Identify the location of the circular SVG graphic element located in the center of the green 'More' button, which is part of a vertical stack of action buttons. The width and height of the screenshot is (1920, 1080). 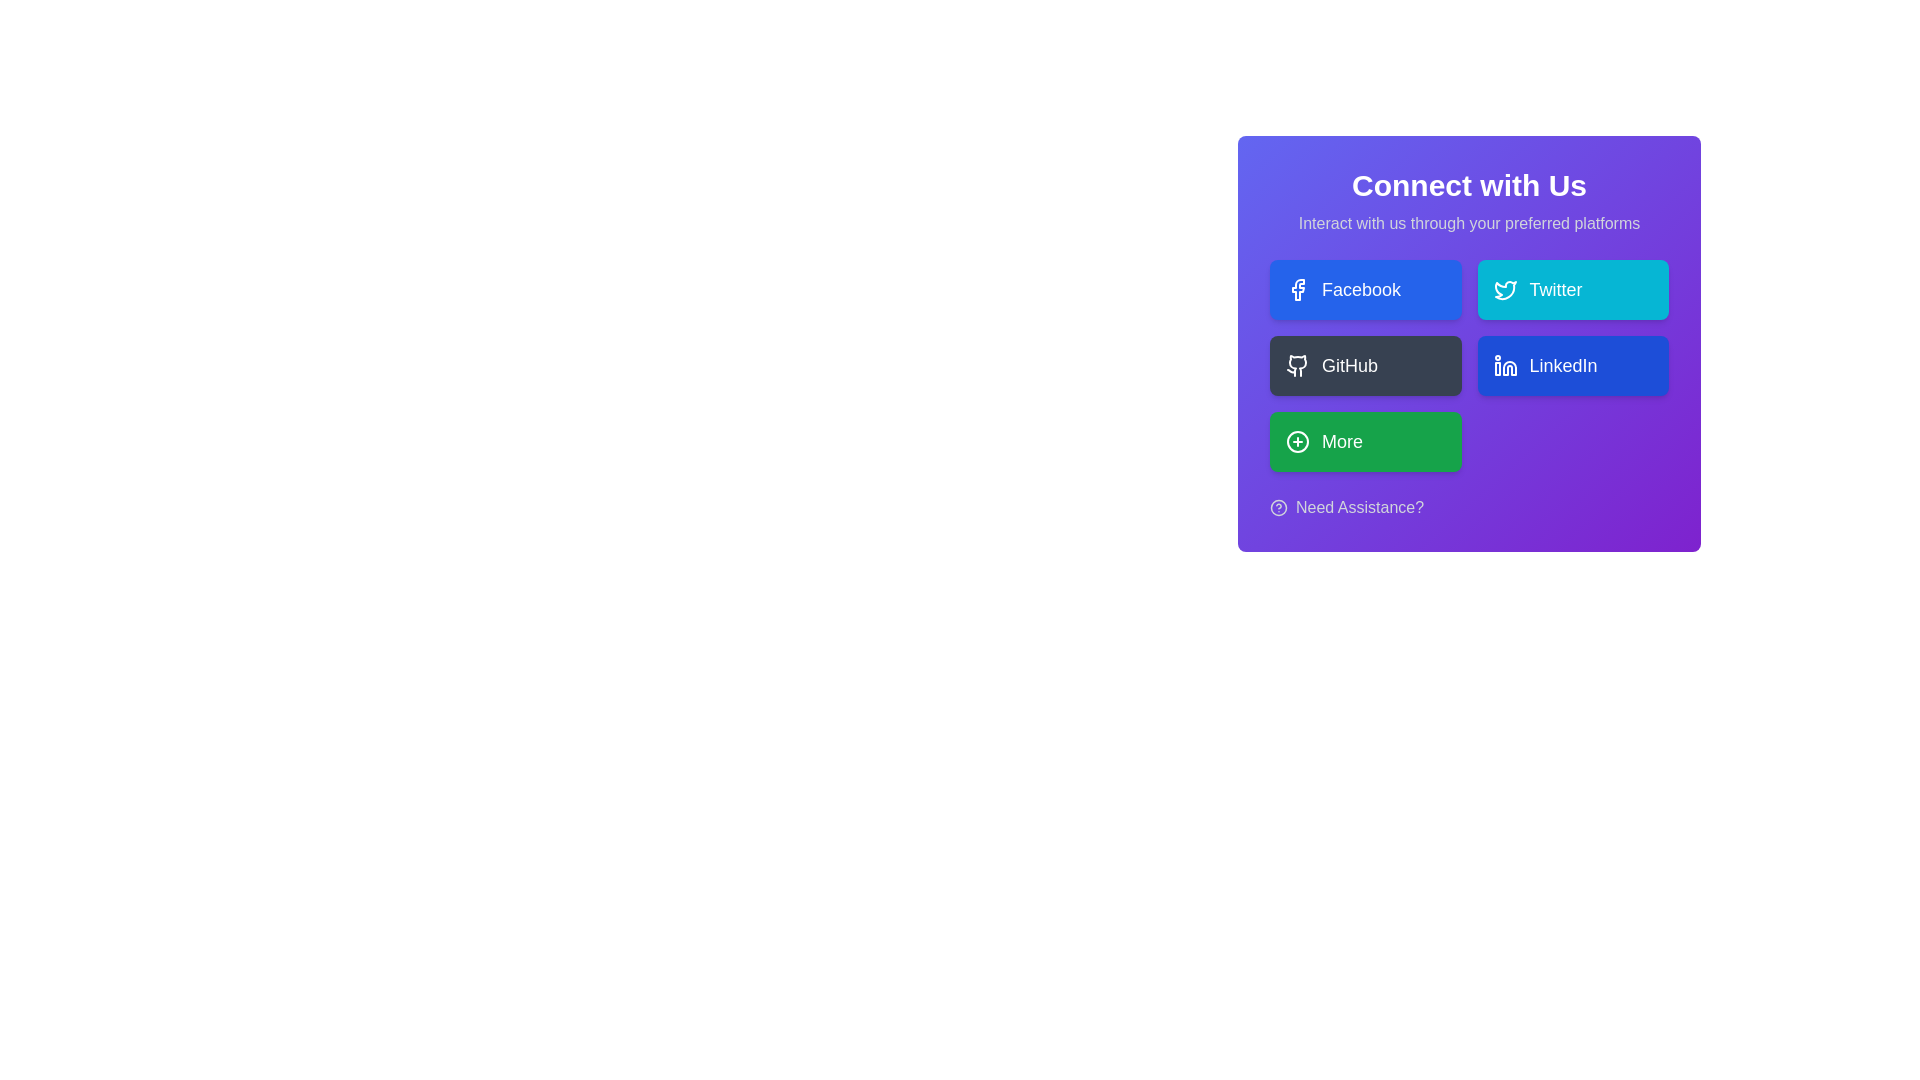
(1297, 441).